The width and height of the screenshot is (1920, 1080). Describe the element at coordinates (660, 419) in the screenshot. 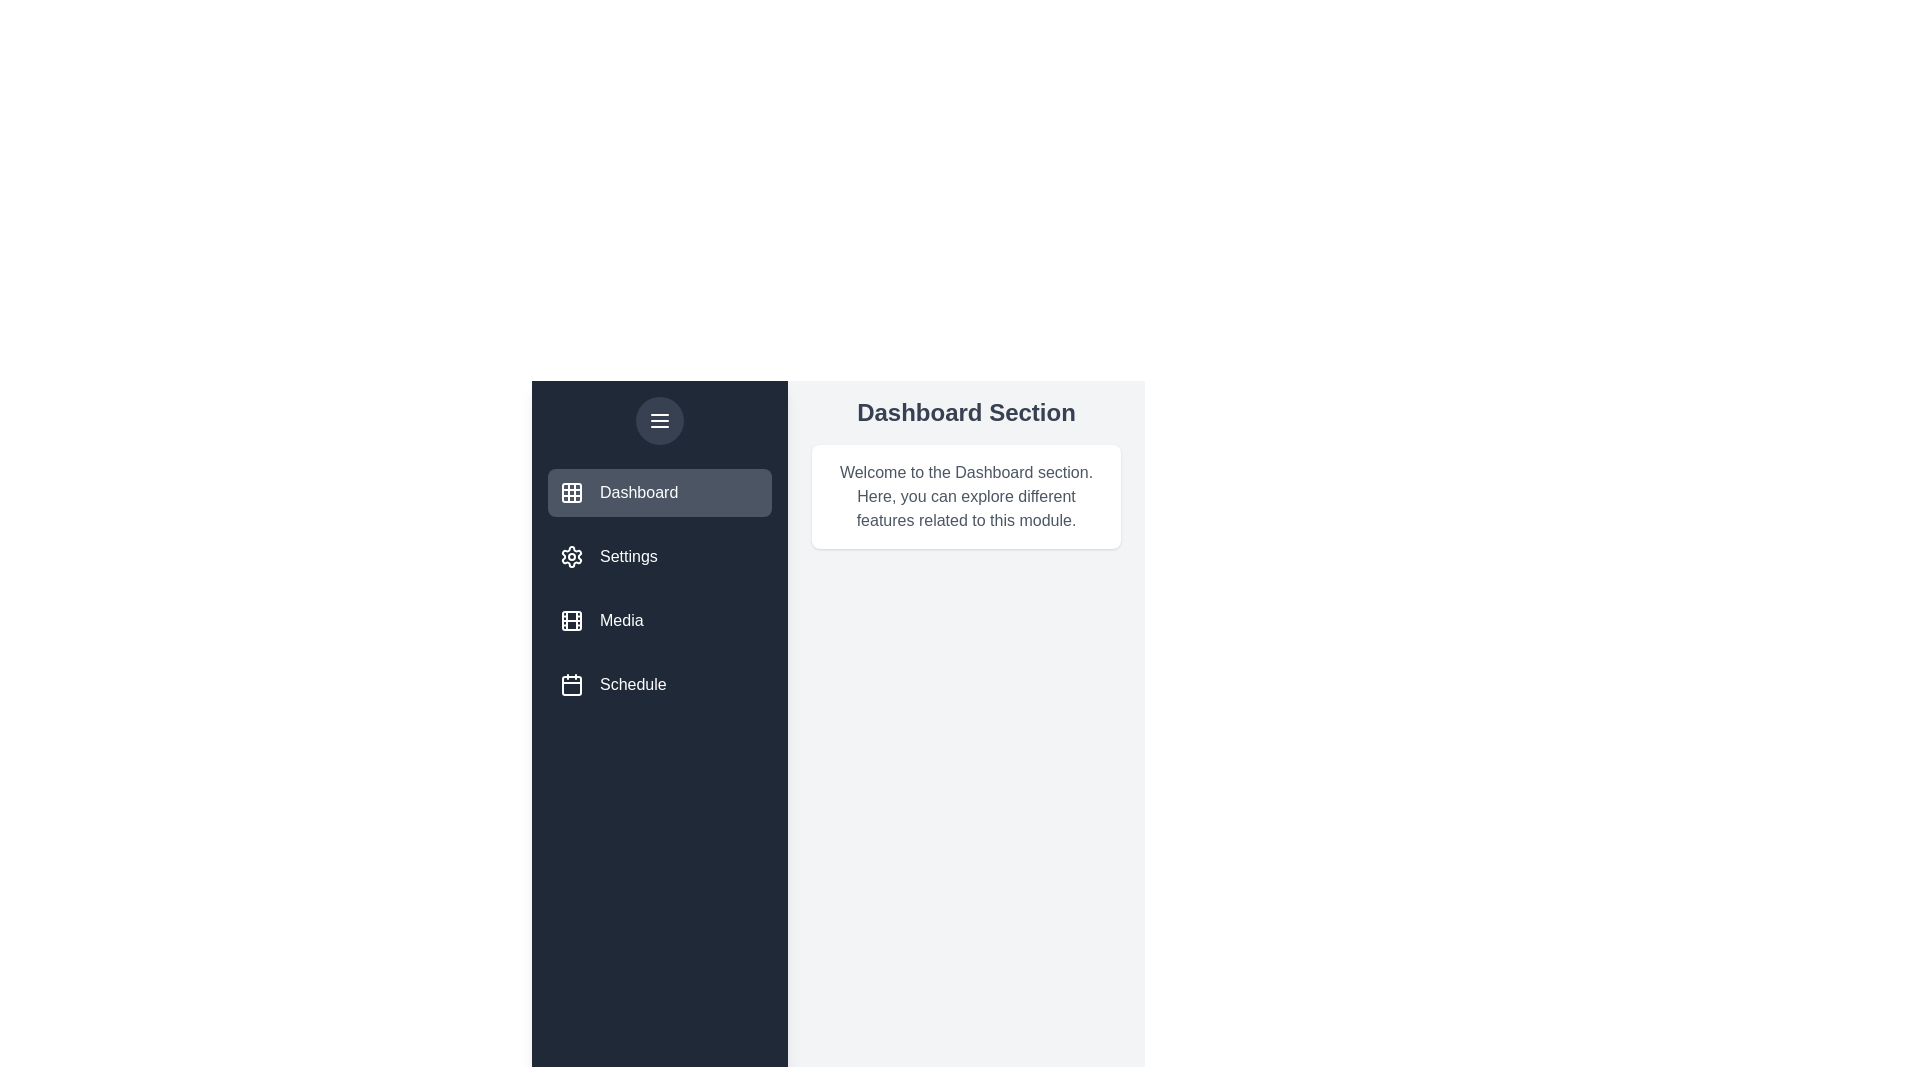

I see `the toggle button to open or close the drawer` at that location.